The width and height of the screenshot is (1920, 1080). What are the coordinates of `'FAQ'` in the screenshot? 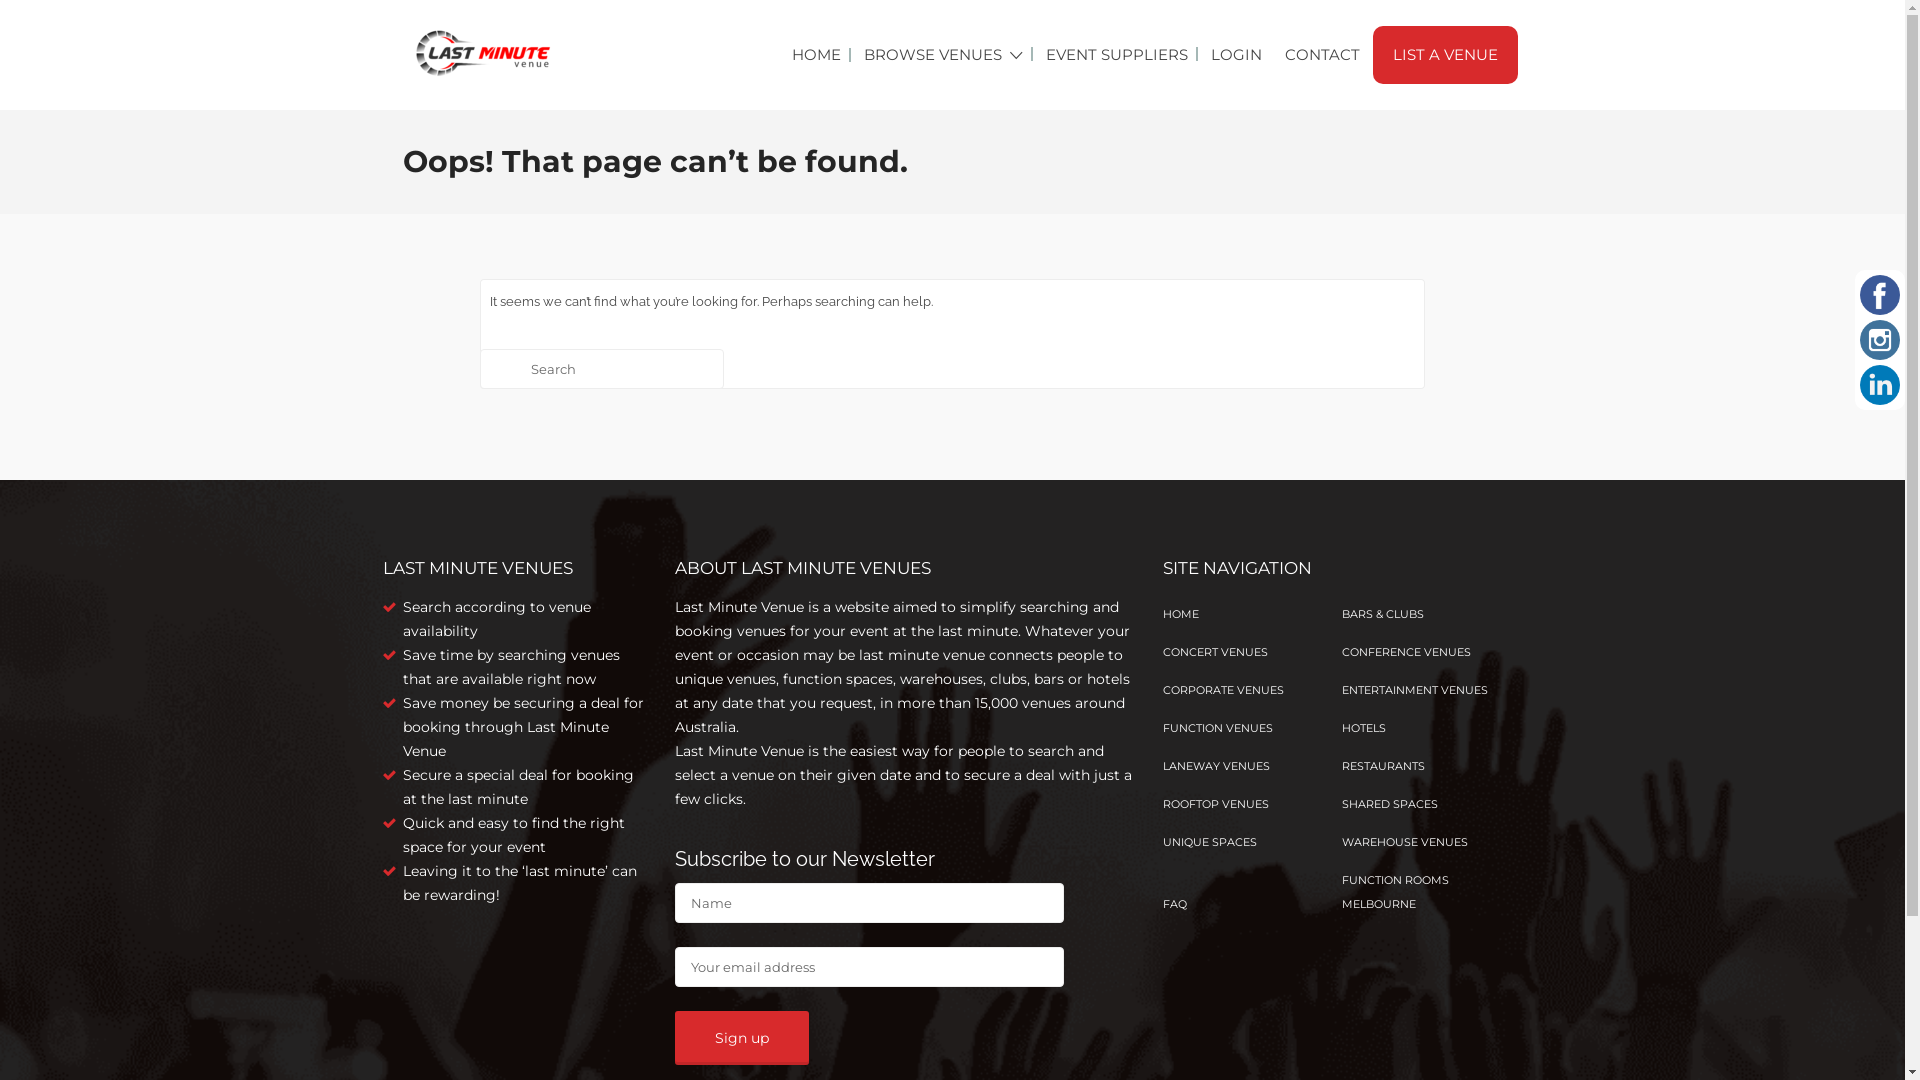 It's located at (1174, 903).